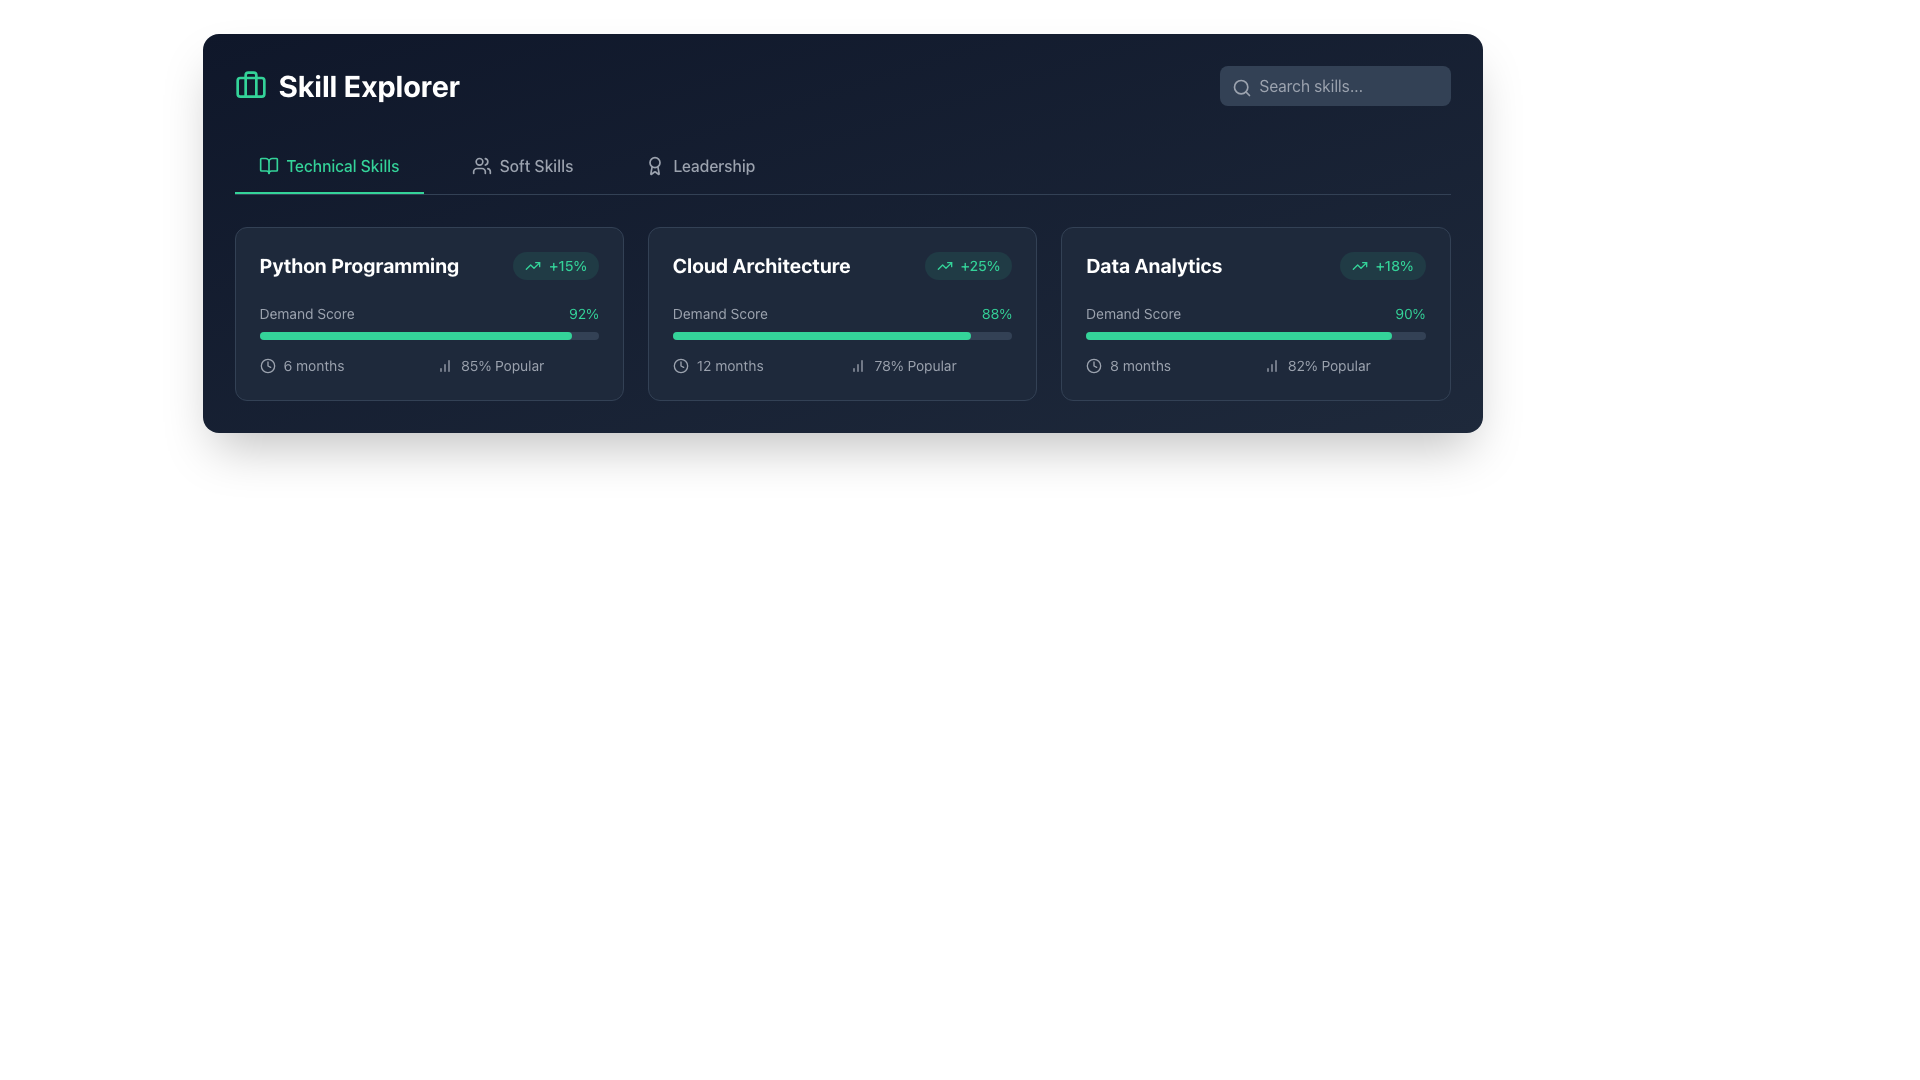 The width and height of the screenshot is (1920, 1080). I want to click on the Text Label displaying '85% Popular' with a bar chart icon, located inside the 'Python Programming' panel, so click(518, 366).